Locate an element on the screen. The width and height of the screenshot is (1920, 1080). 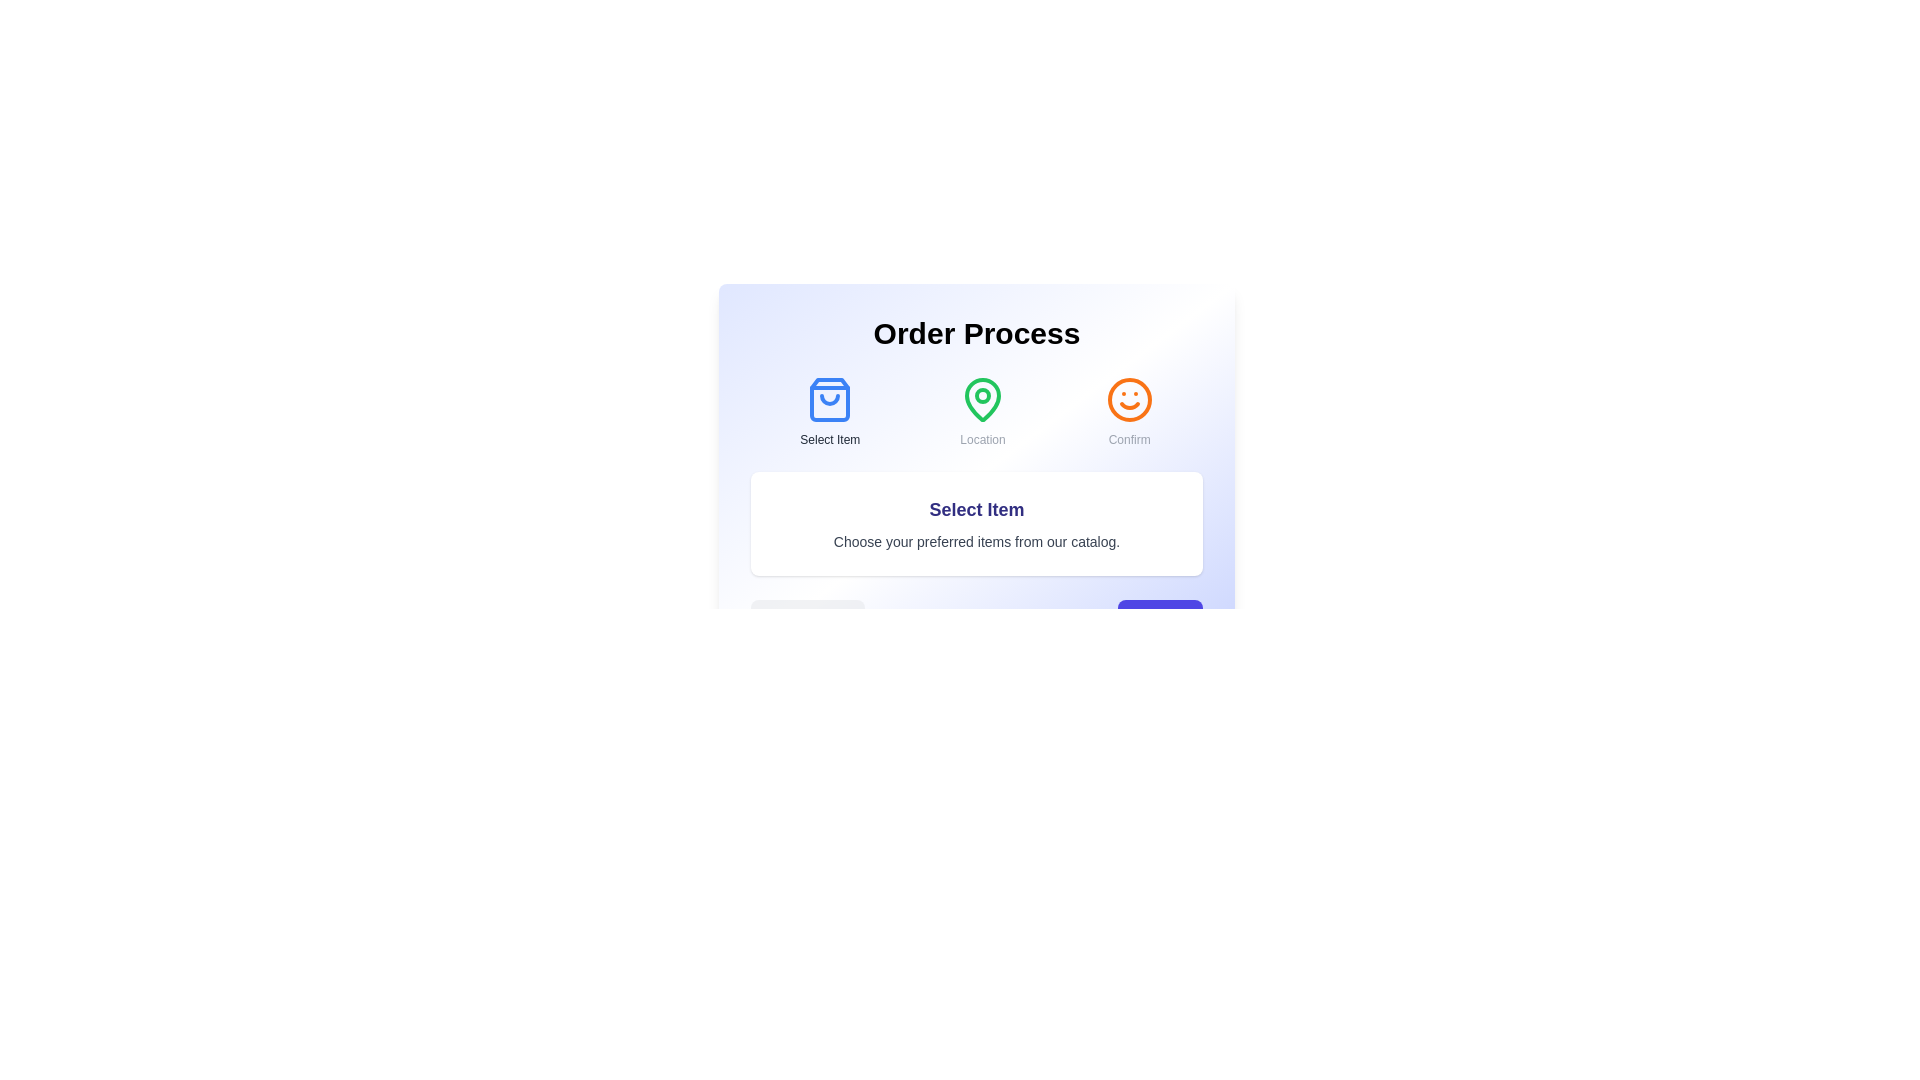
the 'Next' button to navigate to the next step is located at coordinates (1160, 619).